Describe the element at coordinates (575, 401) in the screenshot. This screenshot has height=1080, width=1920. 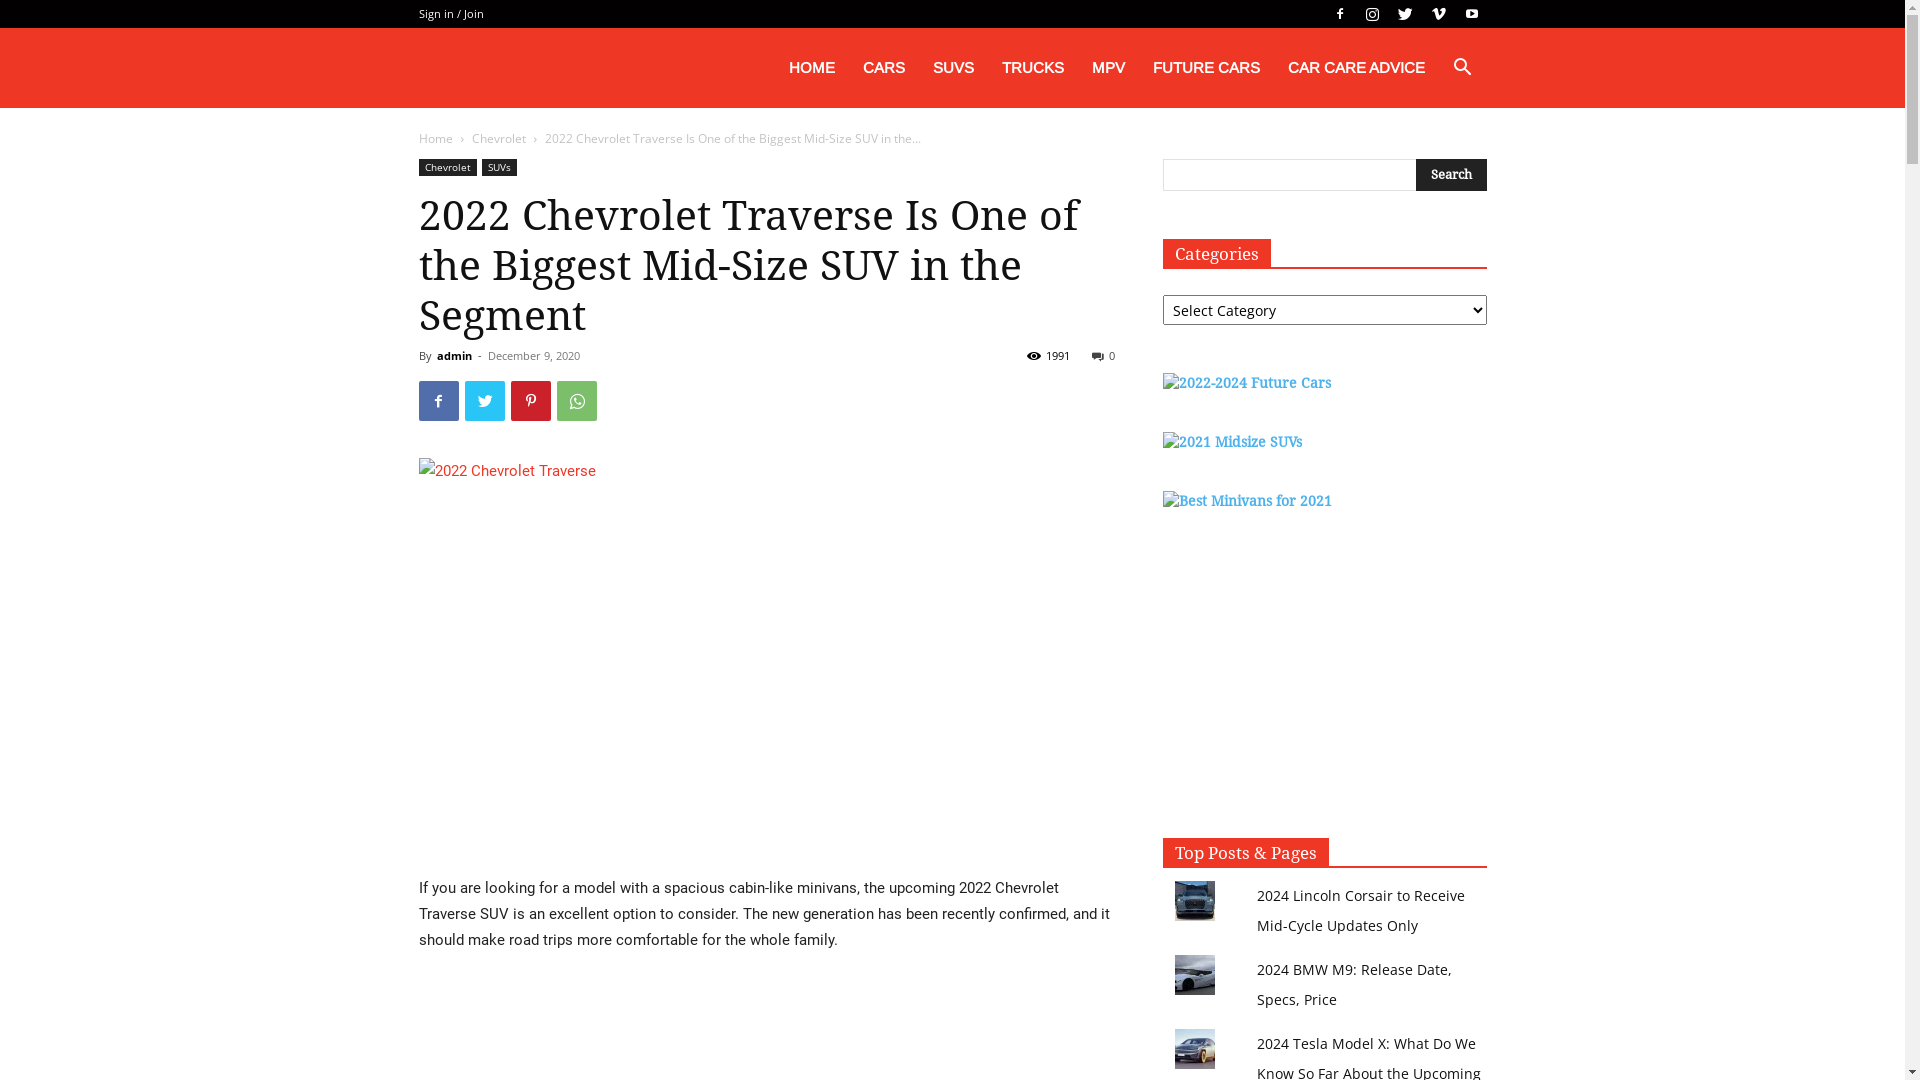
I see `'WhatsApp'` at that location.